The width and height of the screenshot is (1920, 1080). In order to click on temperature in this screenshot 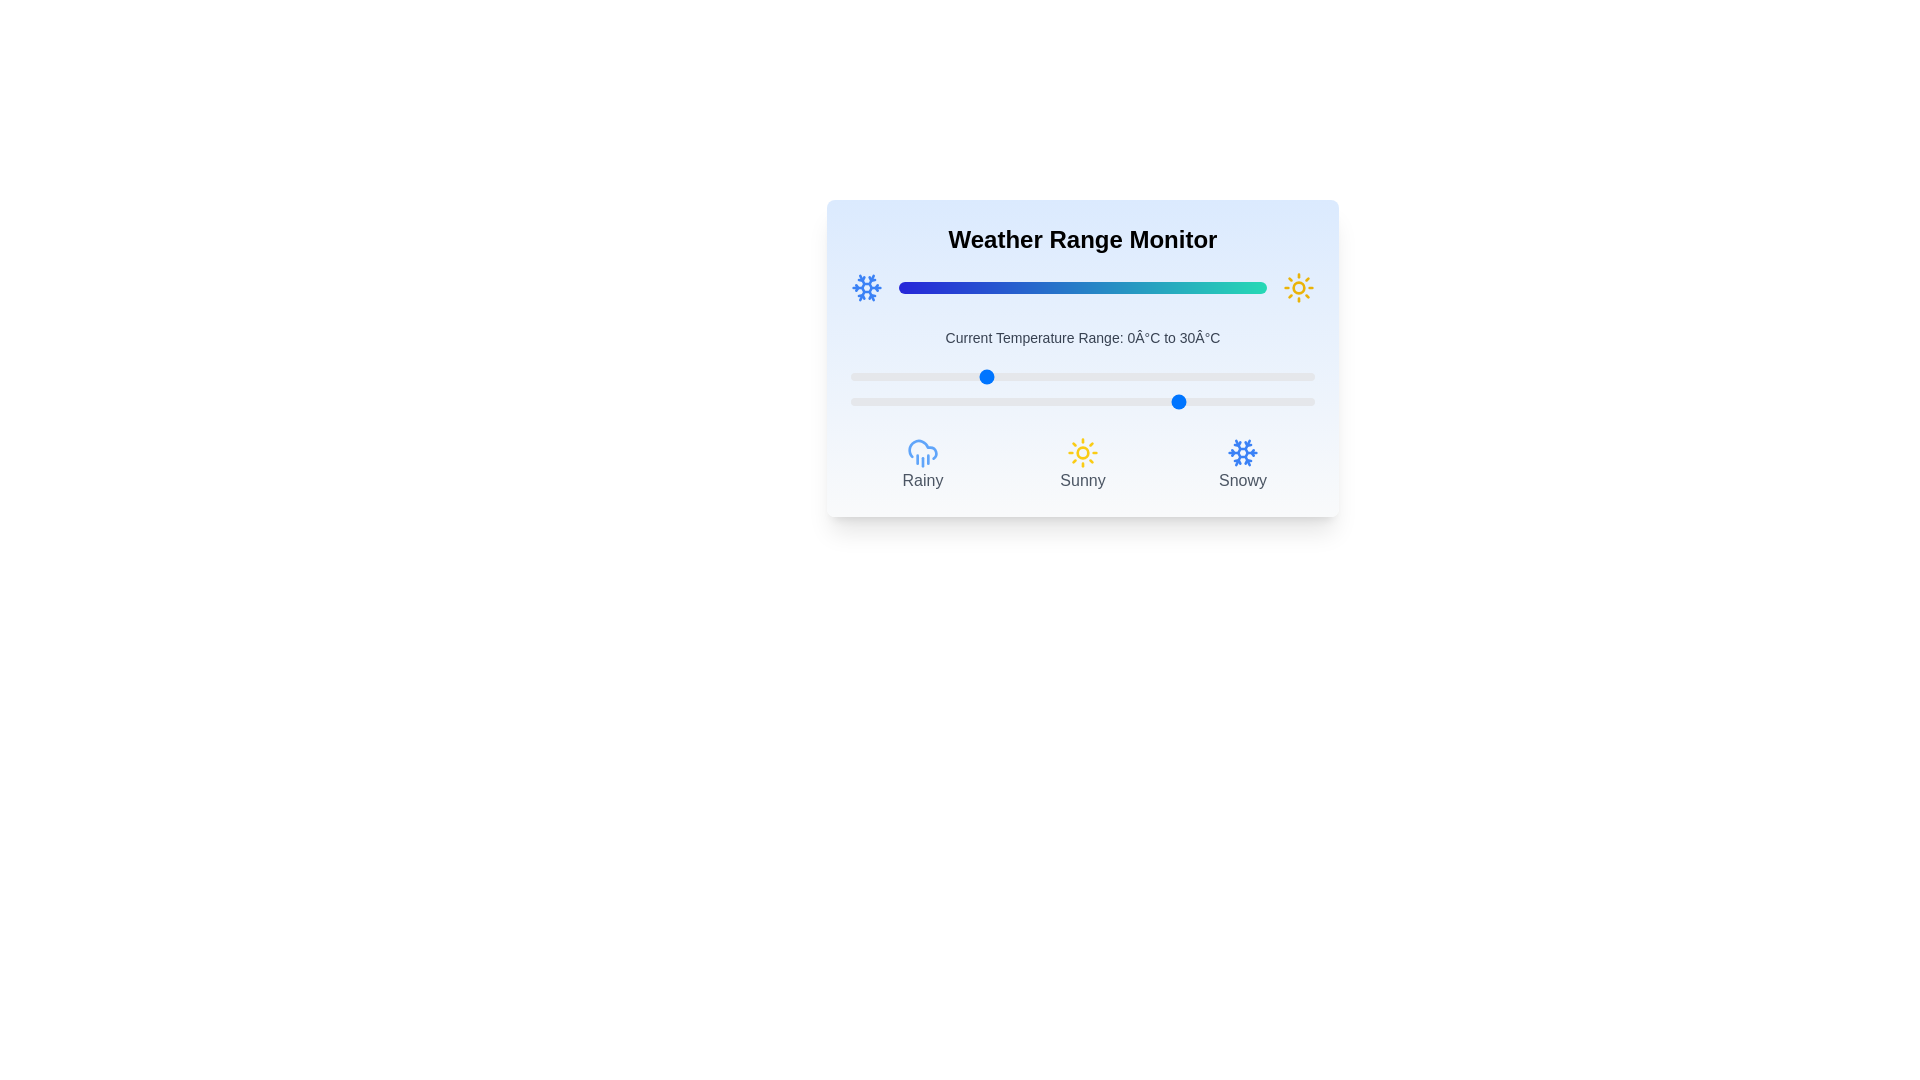, I will do `click(976, 401)`.